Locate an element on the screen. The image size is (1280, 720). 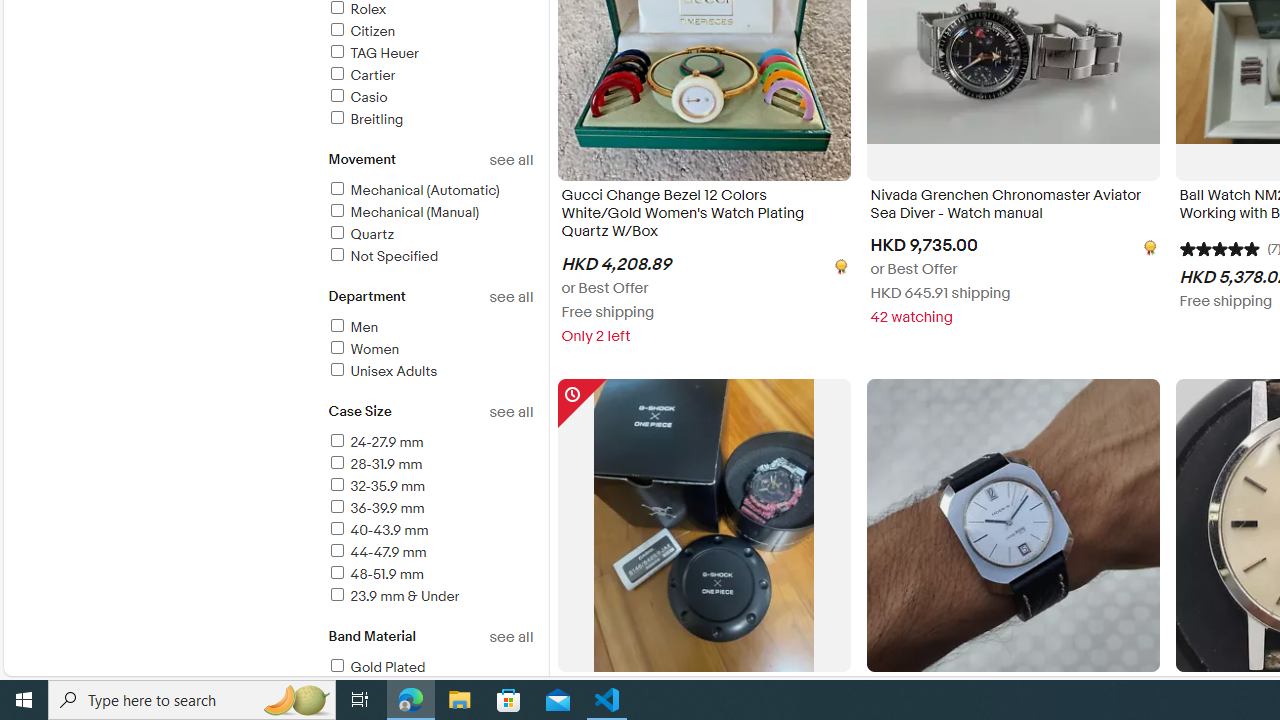
'5 out of 5 stars' is located at coordinates (1218, 247).